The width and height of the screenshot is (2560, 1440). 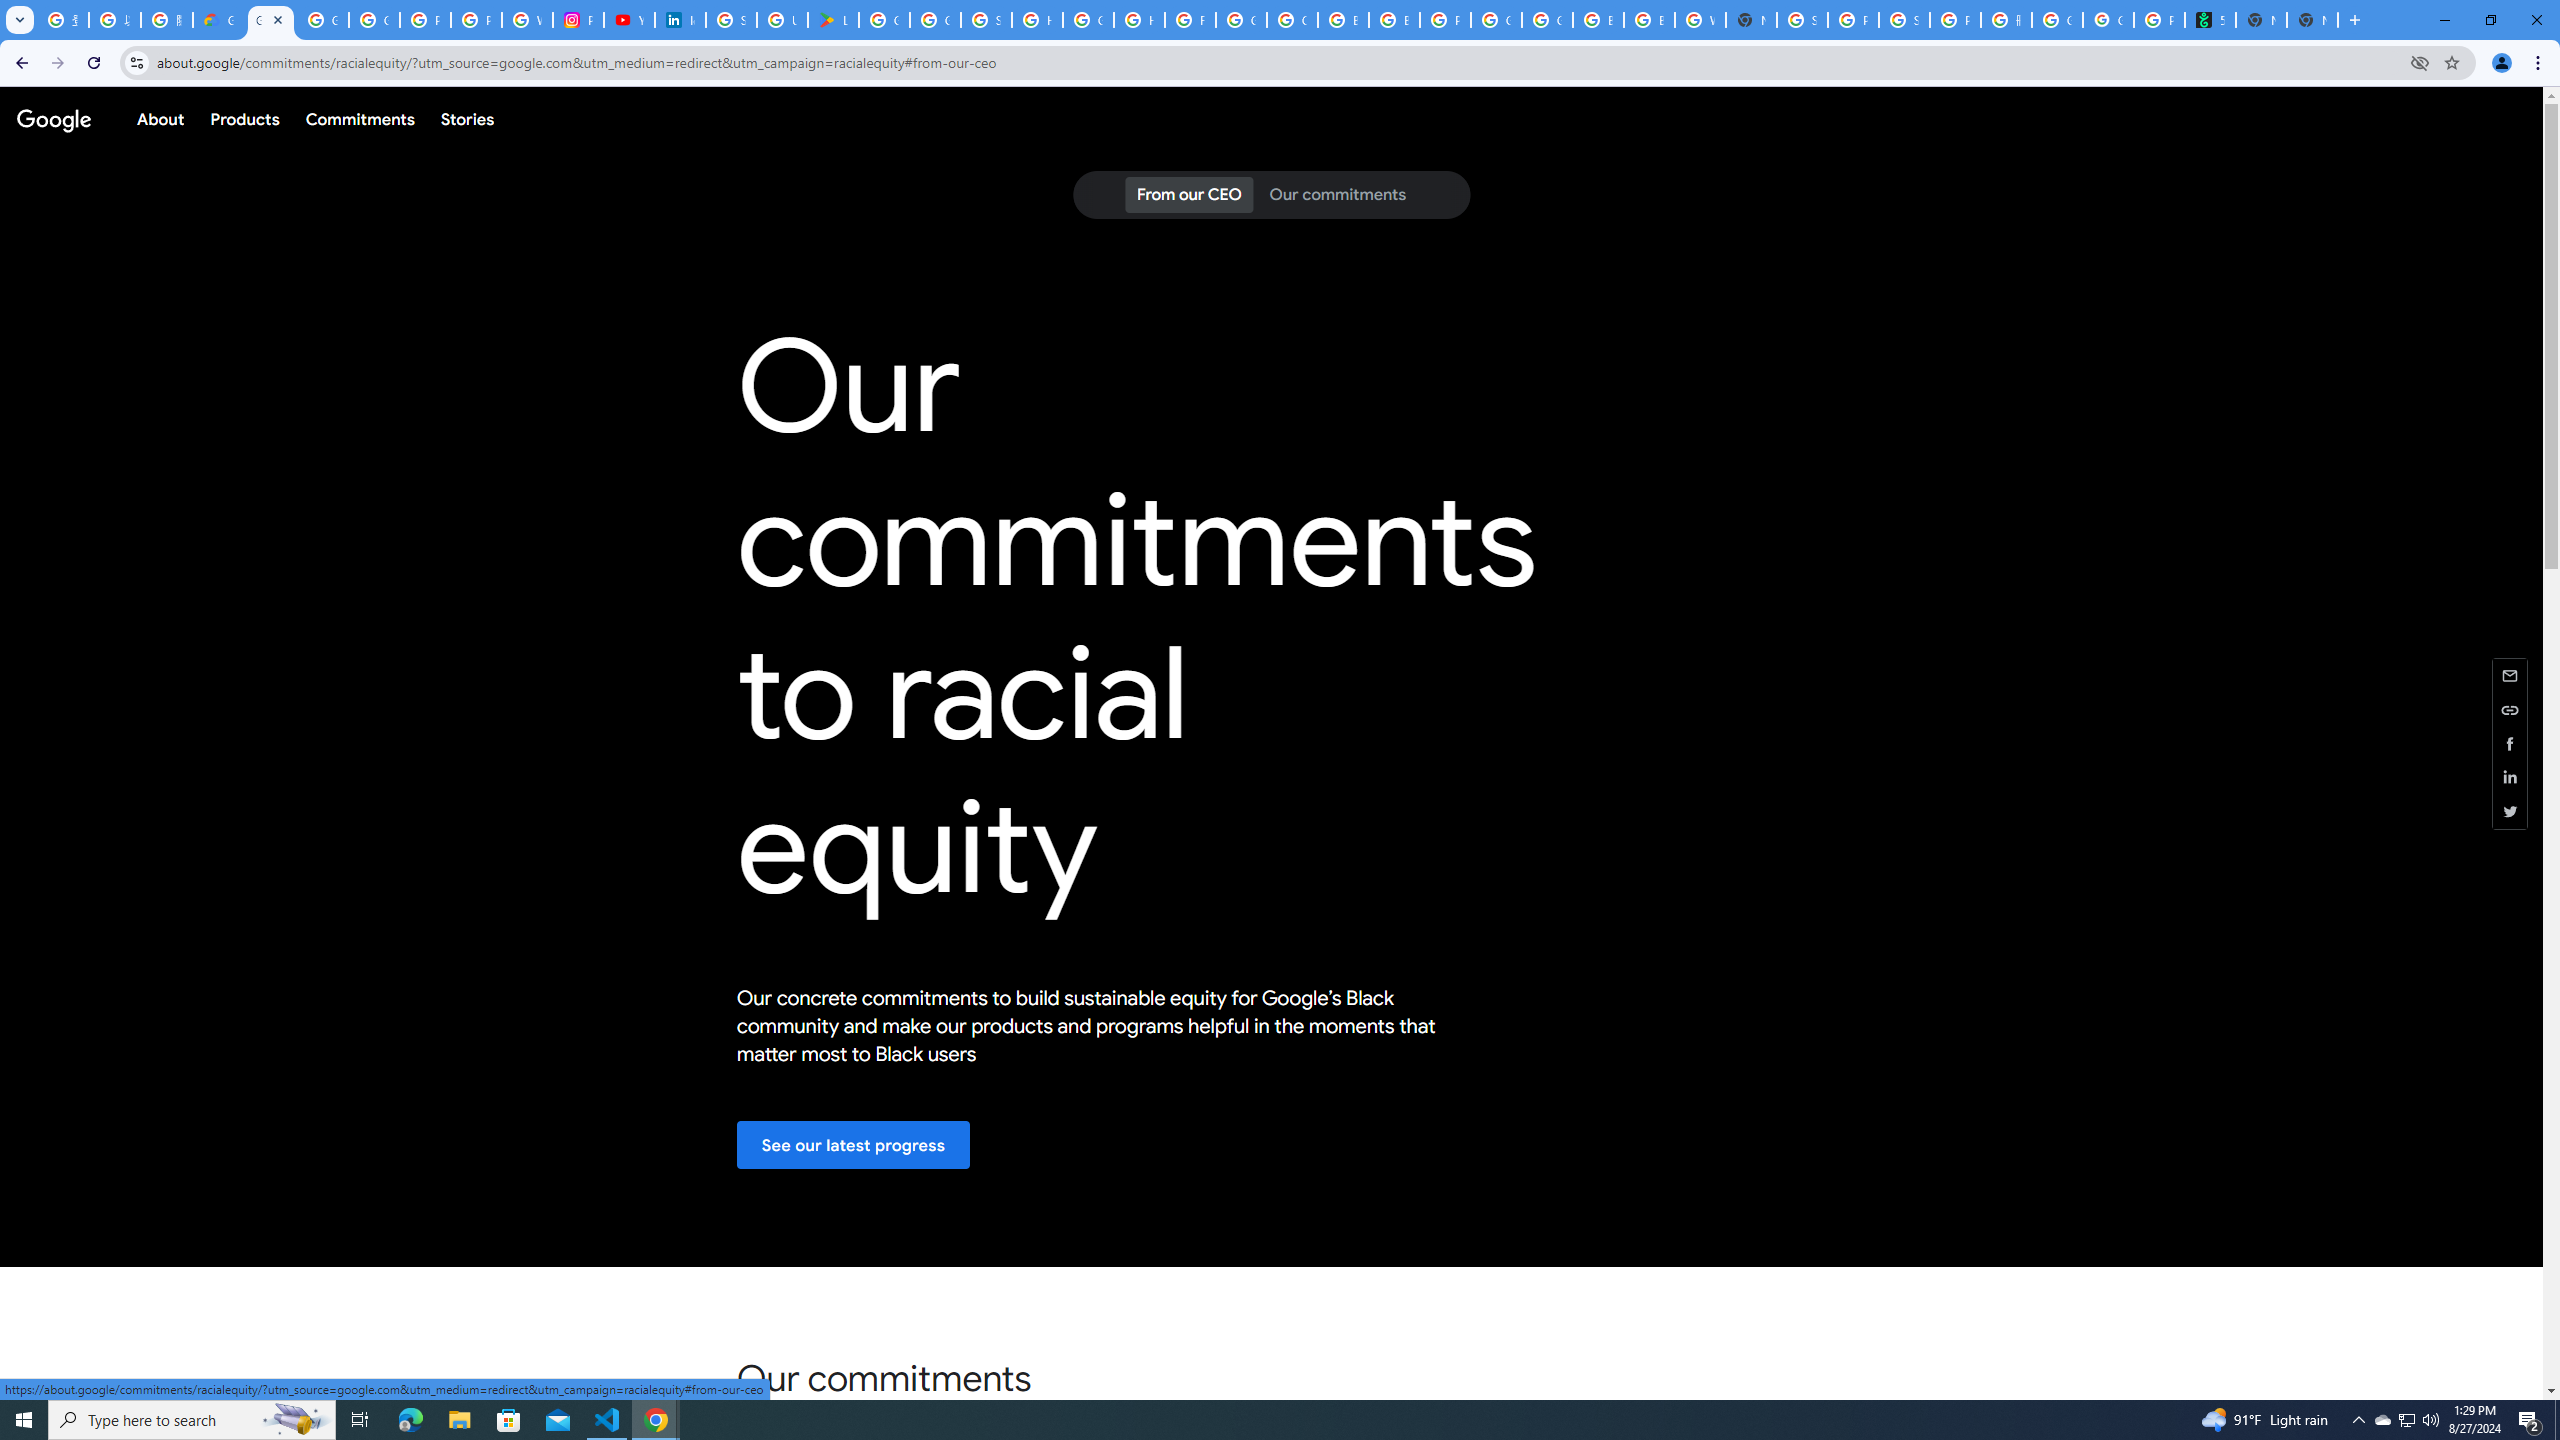 I want to click on 'About', so click(x=159, y=118).